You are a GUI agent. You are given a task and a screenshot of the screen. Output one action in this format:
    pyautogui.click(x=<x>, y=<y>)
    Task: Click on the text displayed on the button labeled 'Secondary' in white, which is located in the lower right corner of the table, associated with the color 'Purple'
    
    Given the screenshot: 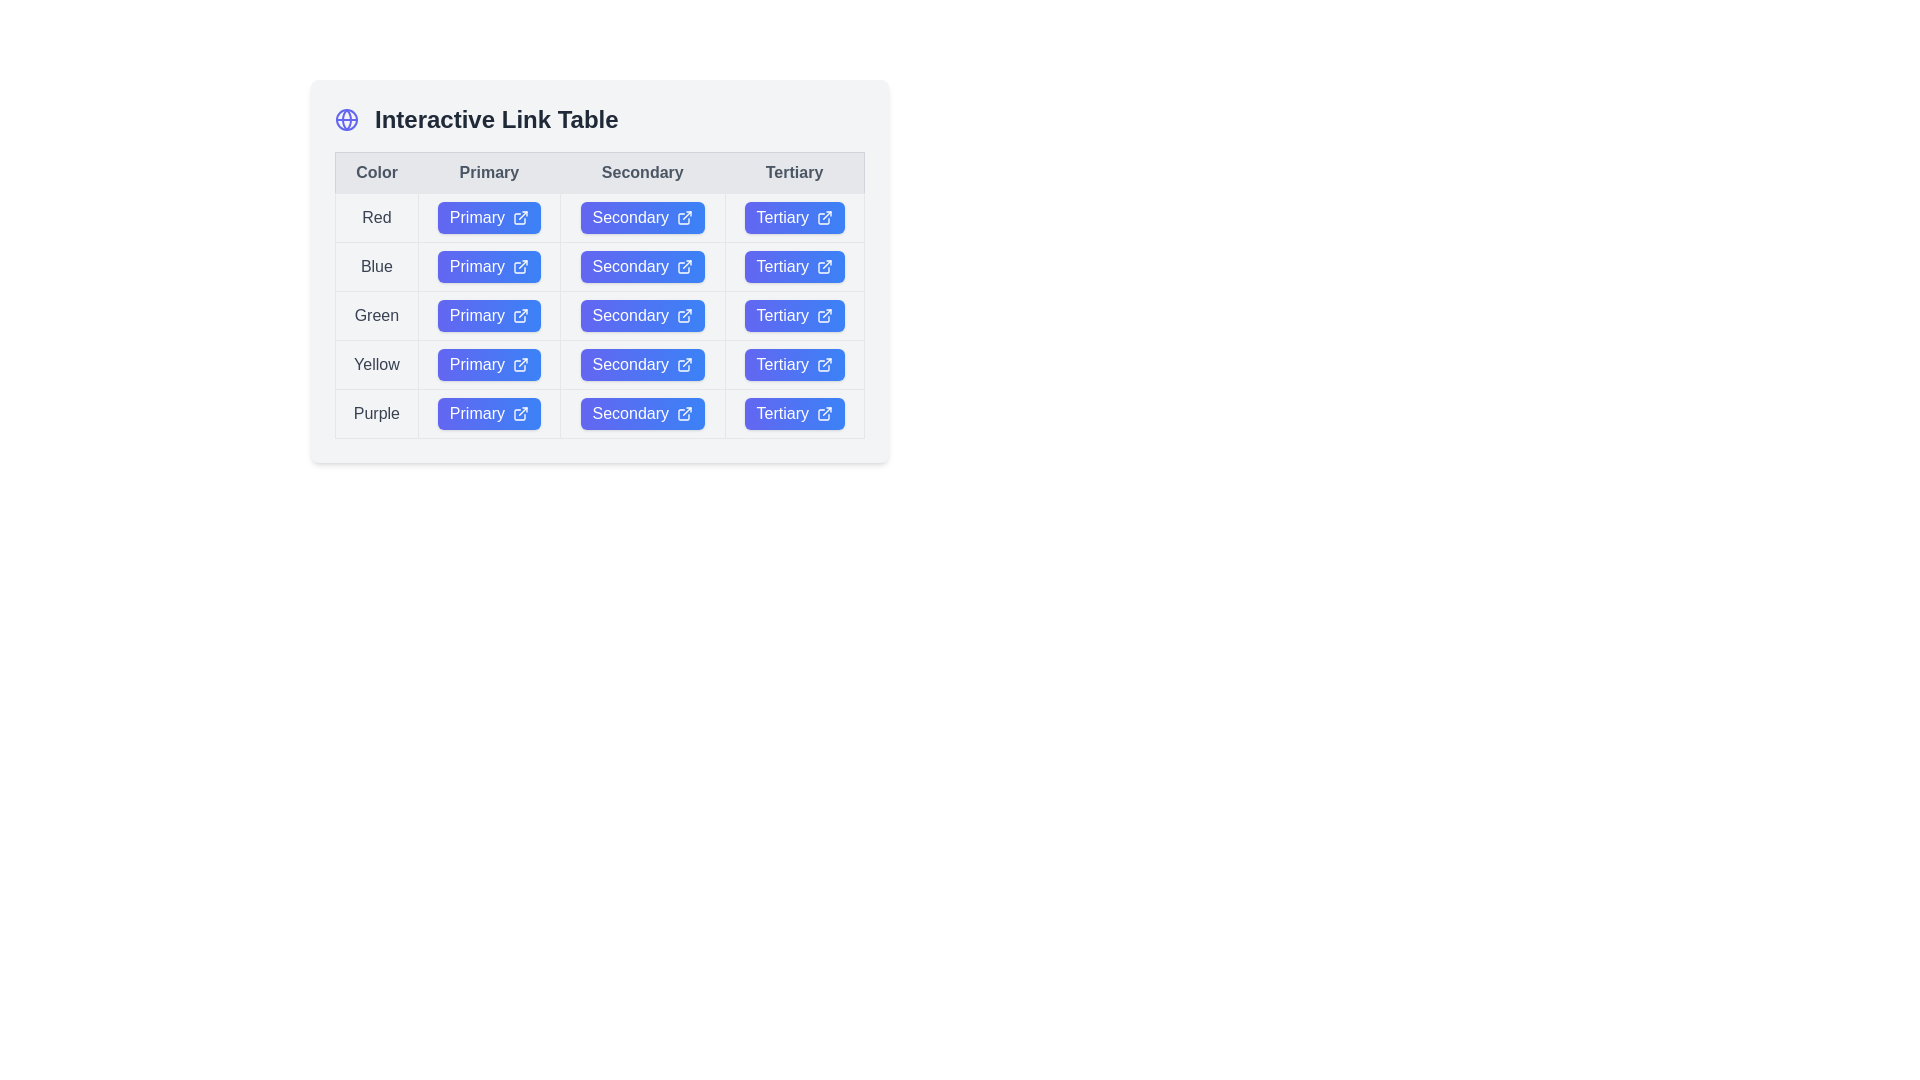 What is the action you would take?
    pyautogui.click(x=629, y=412)
    